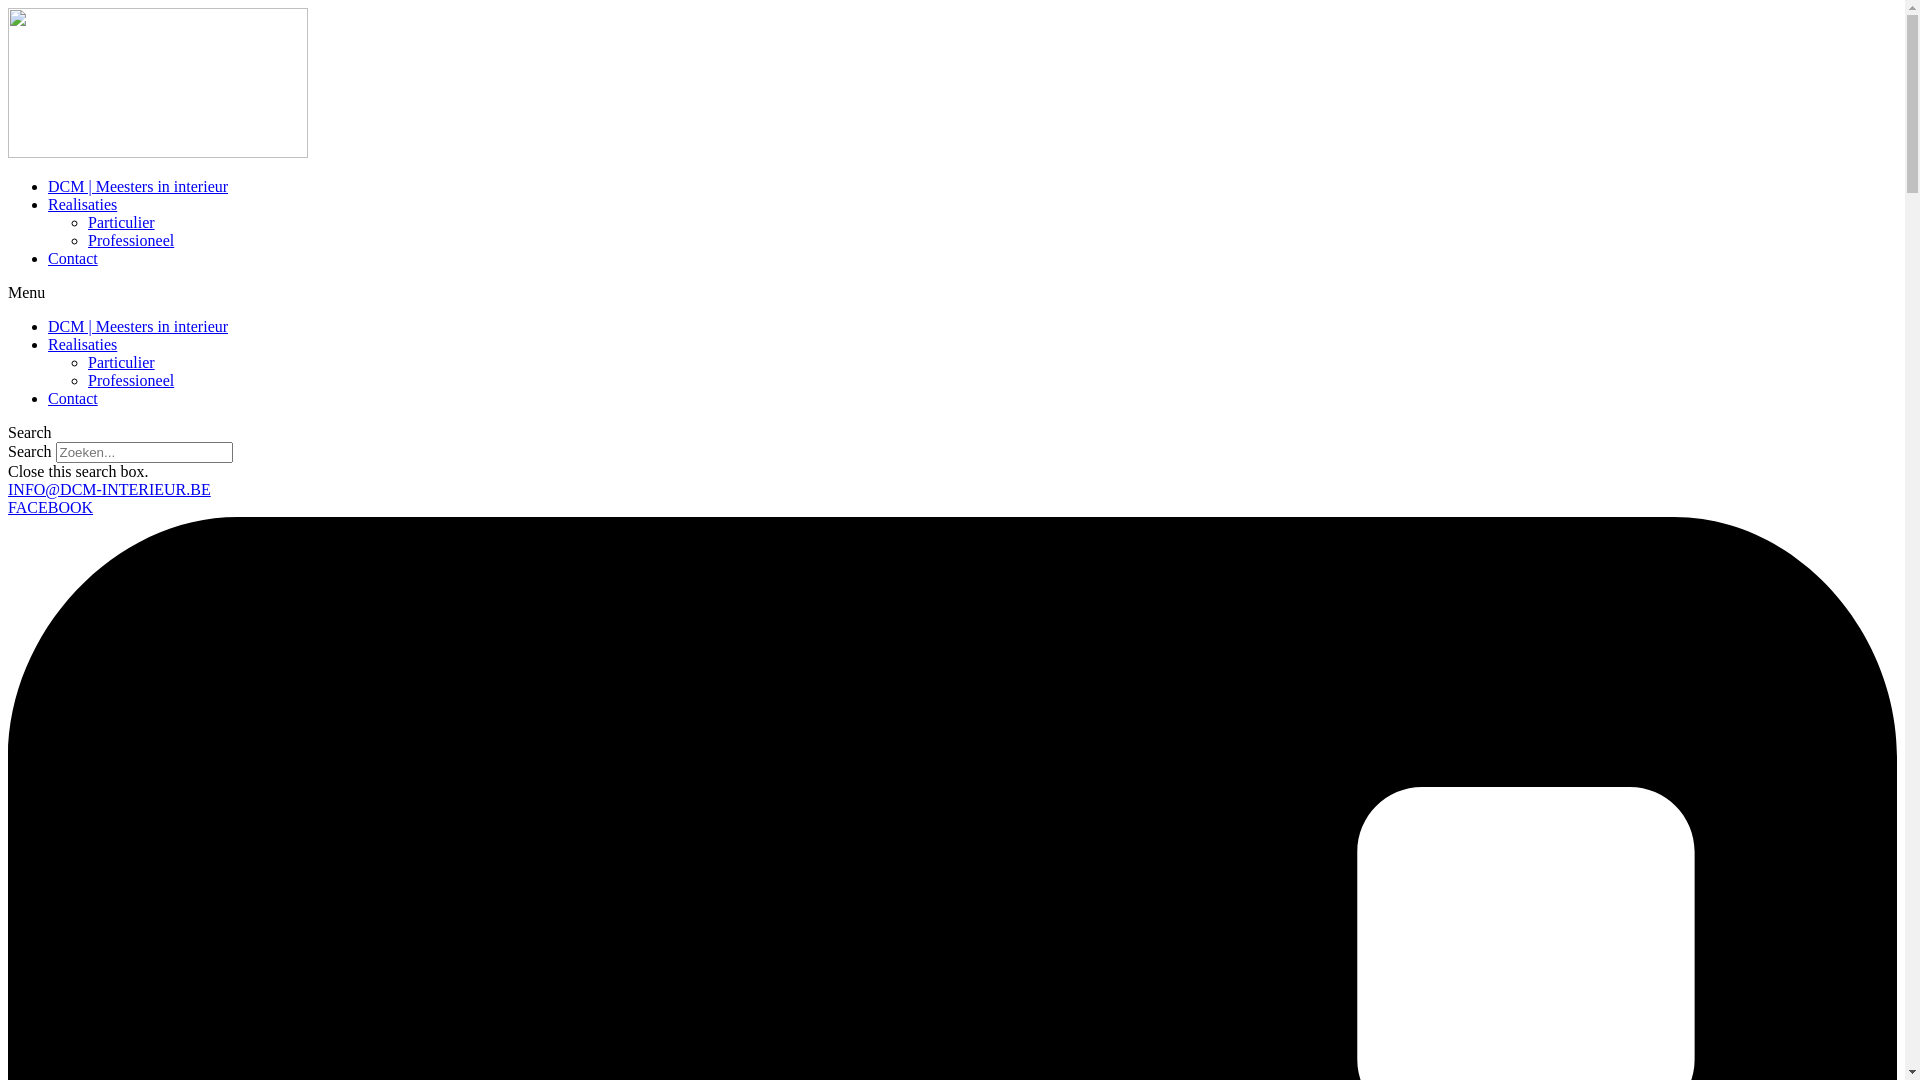 This screenshot has height=1080, width=1920. Describe the element at coordinates (8, 8) in the screenshot. I see `'Ga naar de inhoud'` at that location.